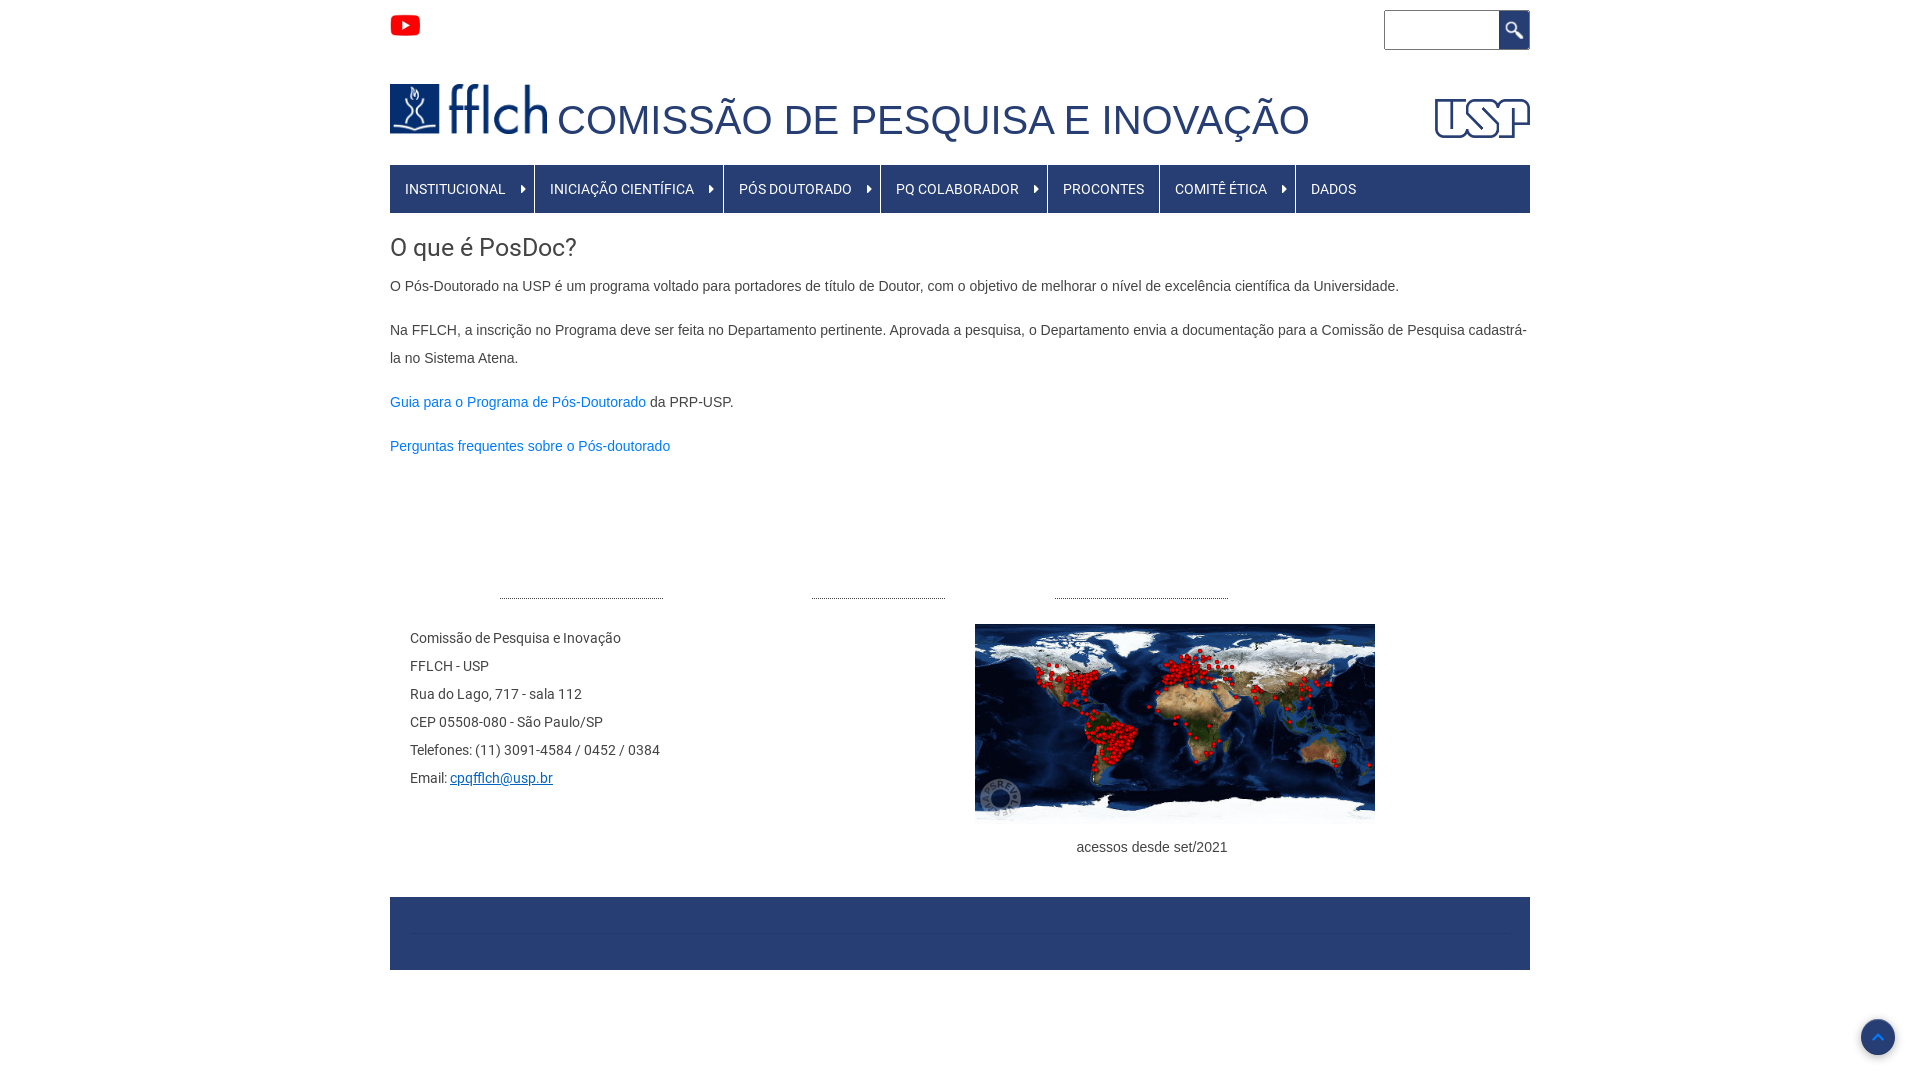  What do you see at coordinates (1876, 1036) in the screenshot?
I see `'Back to Top'` at bounding box center [1876, 1036].